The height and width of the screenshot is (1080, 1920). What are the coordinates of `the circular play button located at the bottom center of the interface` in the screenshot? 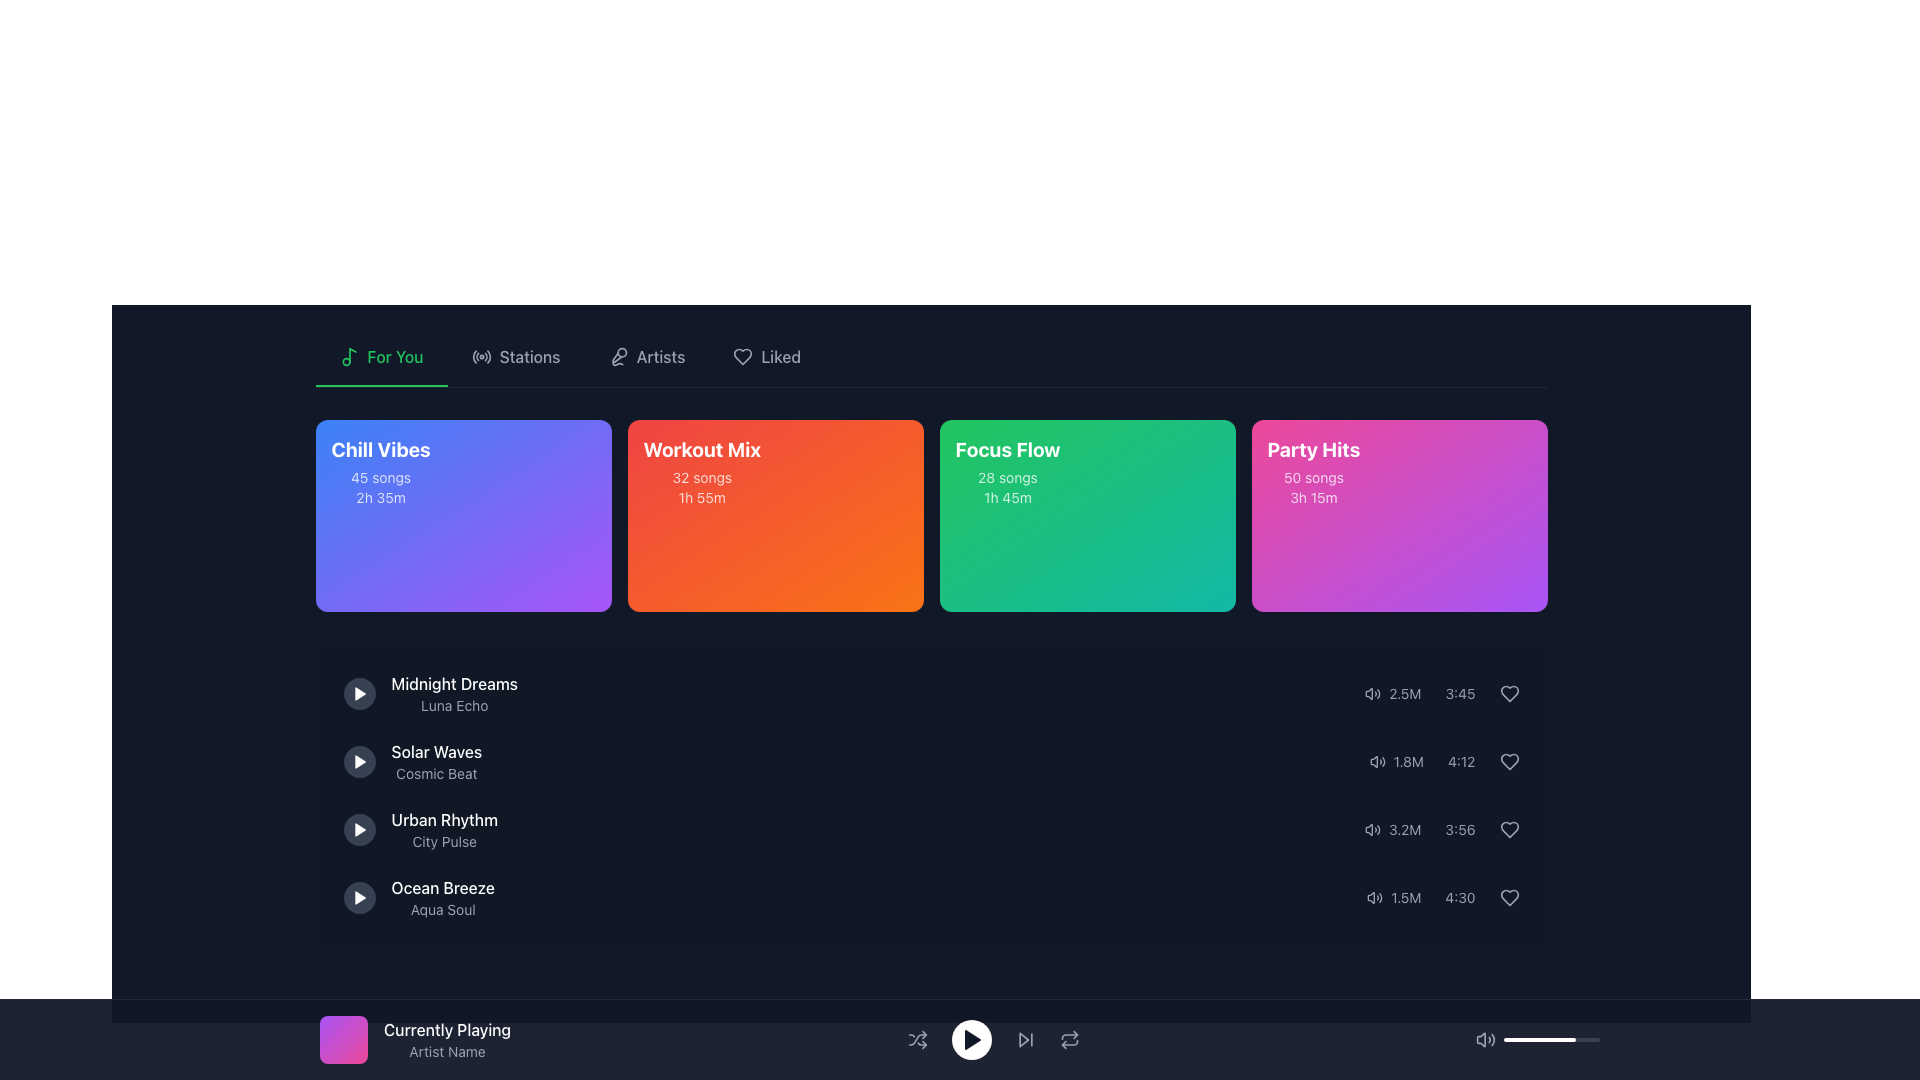 It's located at (971, 1039).